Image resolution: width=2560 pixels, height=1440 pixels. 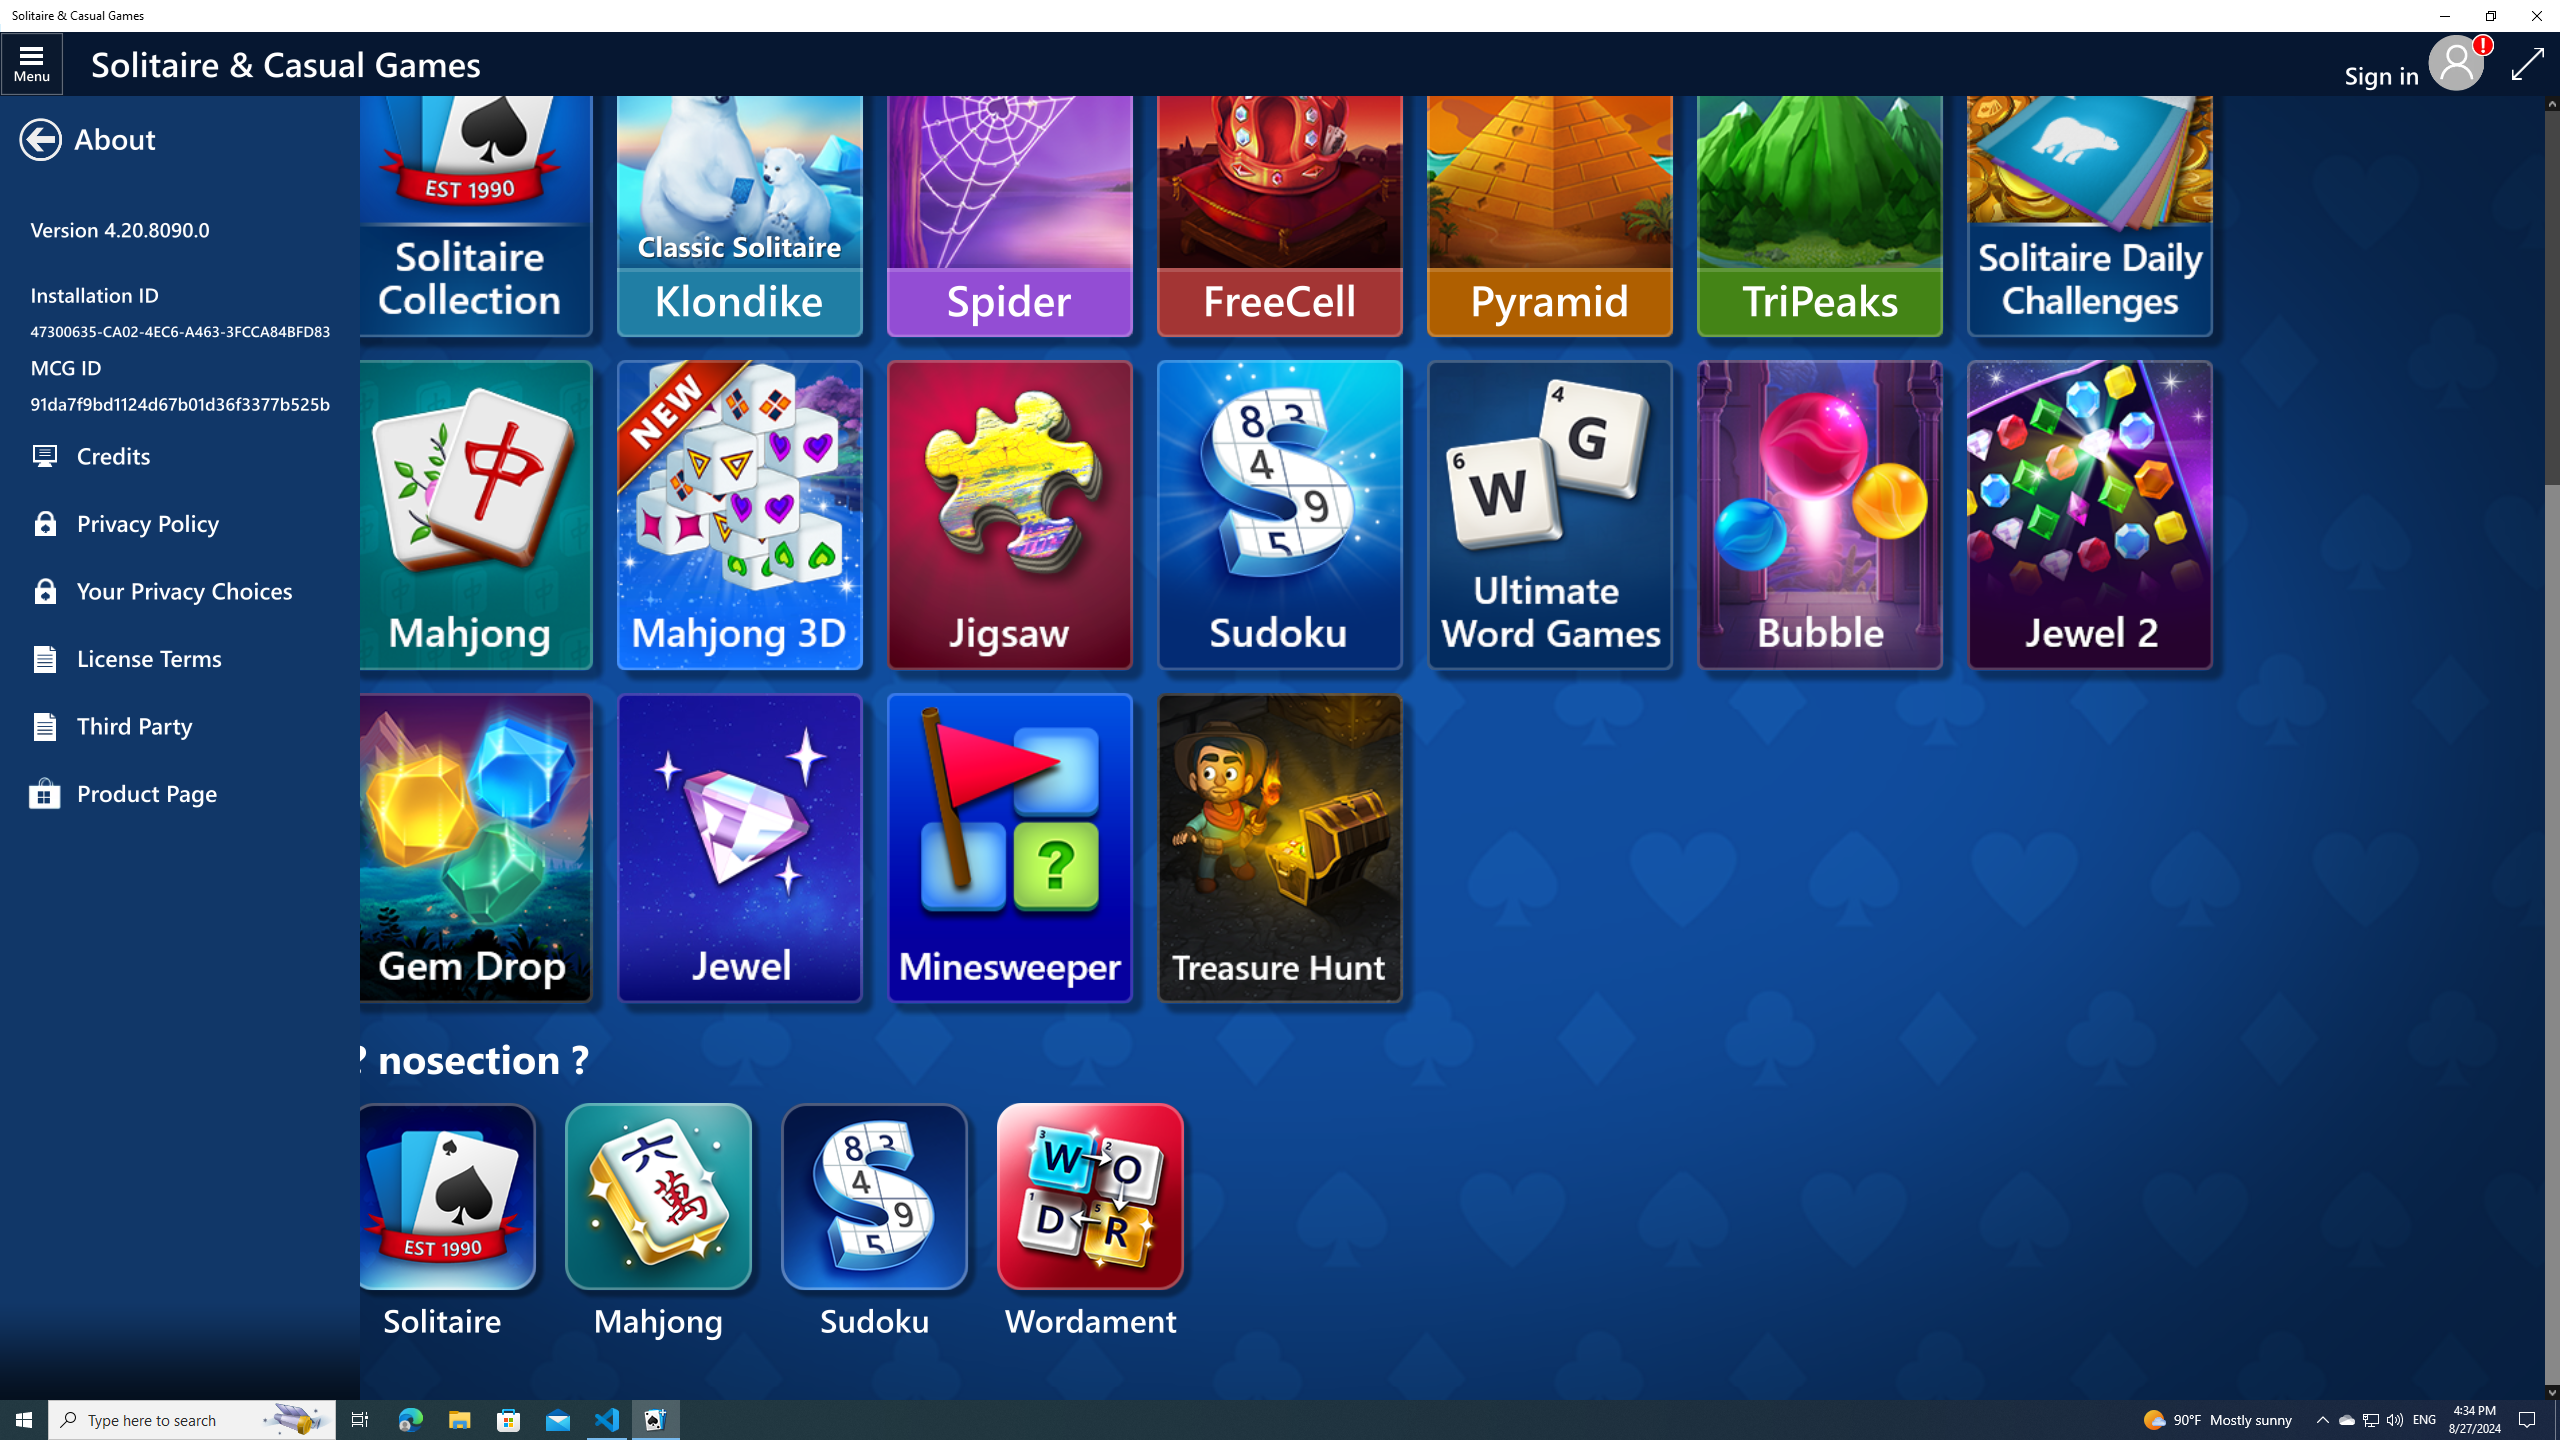 I want to click on 'Microsoft UWG', so click(x=1549, y=513).